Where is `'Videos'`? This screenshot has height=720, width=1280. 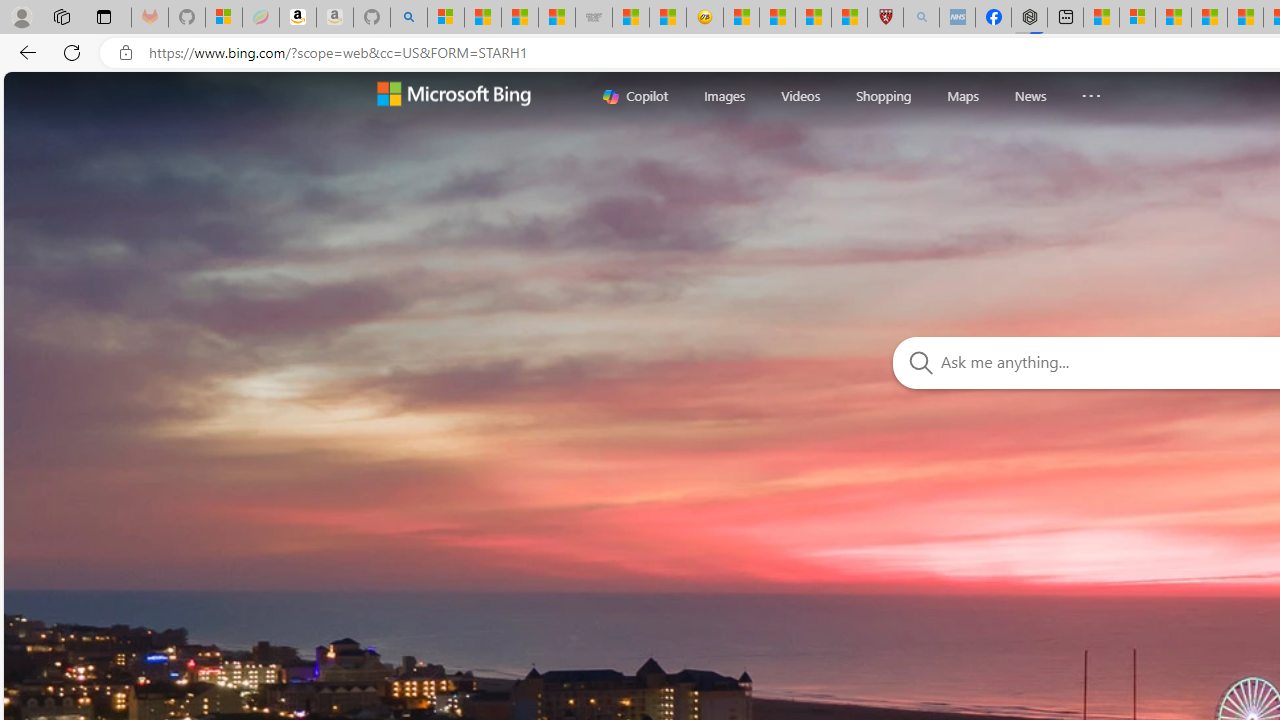
'Videos' is located at coordinates (800, 95).